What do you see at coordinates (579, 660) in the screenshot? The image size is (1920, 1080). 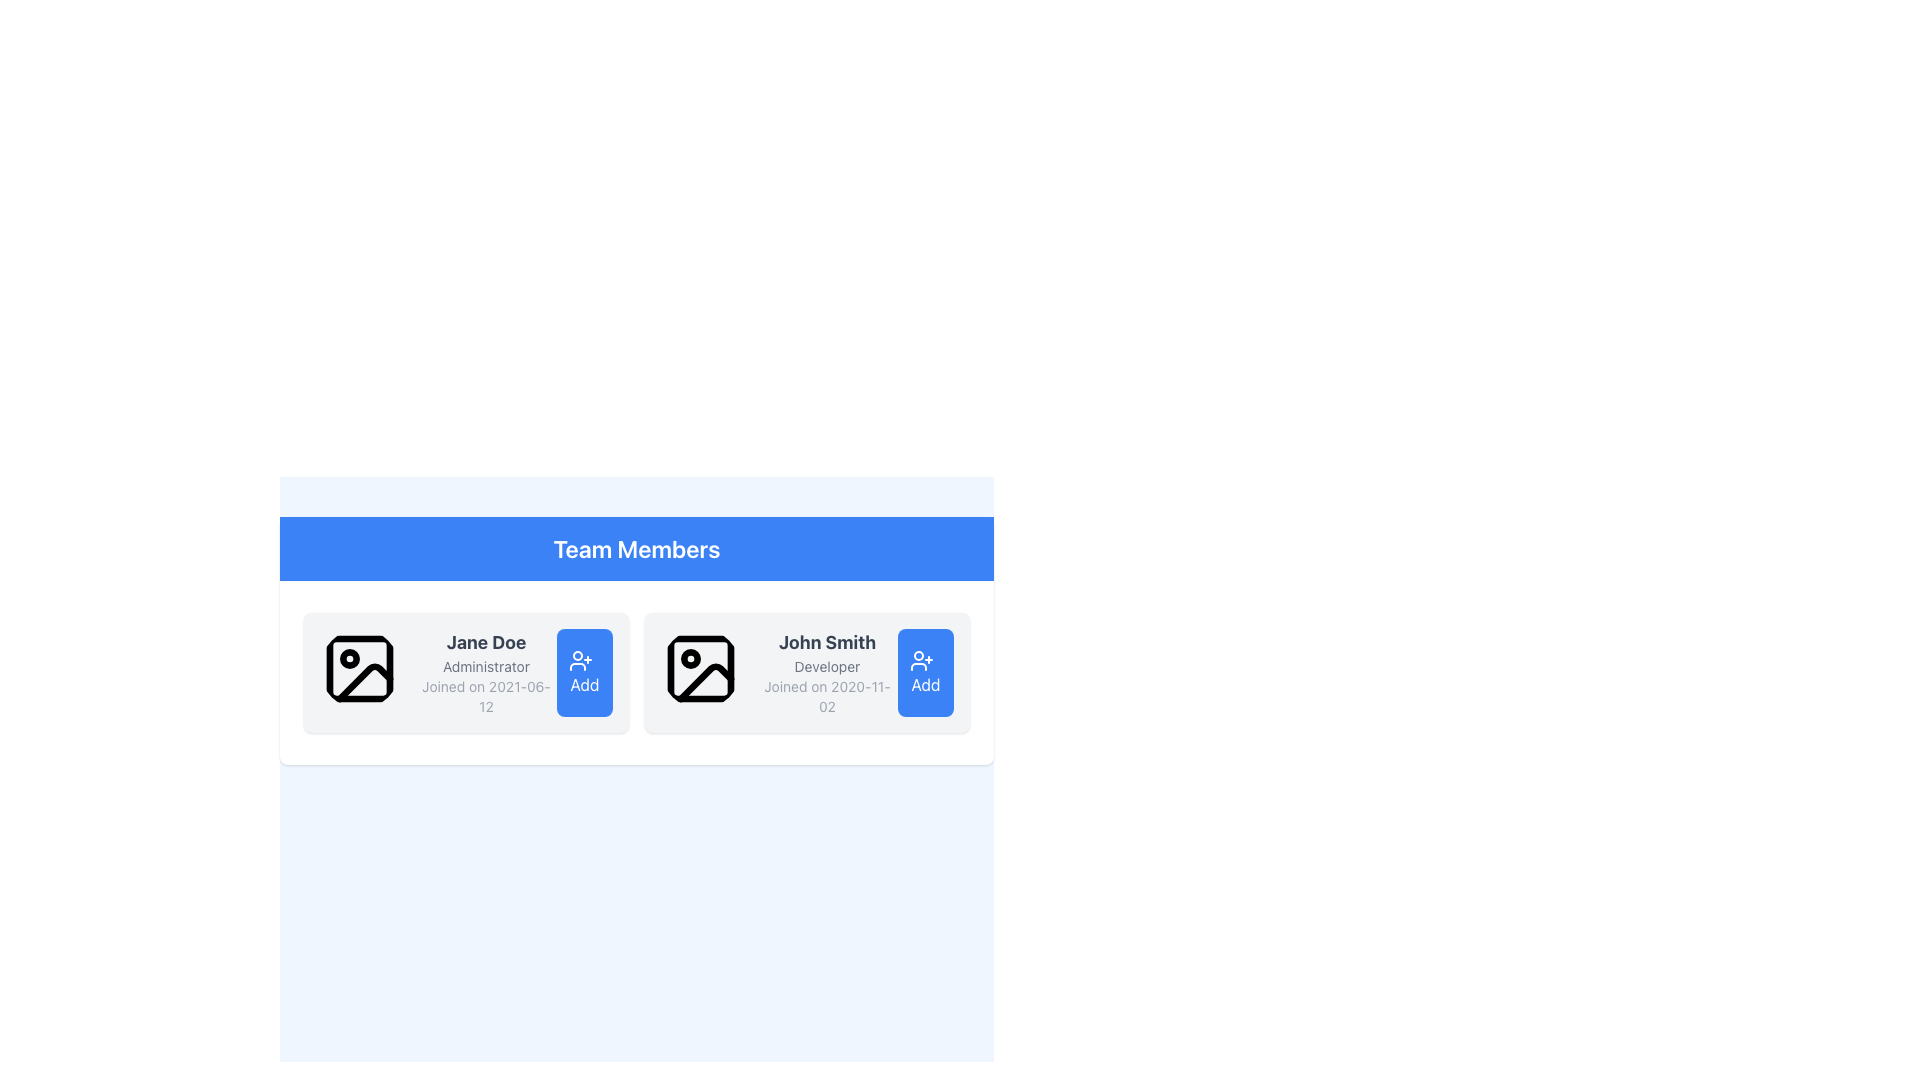 I see `the 'Add' icon which is visually represented for adding a user, located next to the profile details of 'John Smith'` at bounding box center [579, 660].